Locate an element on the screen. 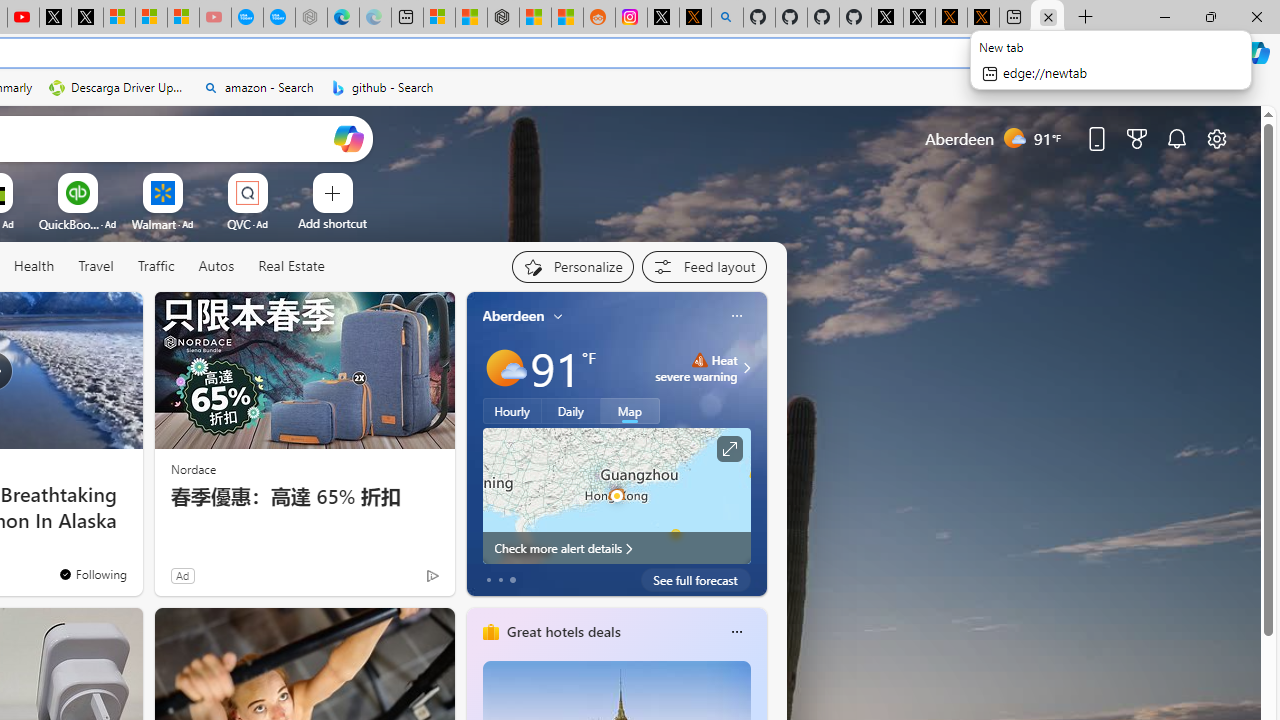  'Add a site' is located at coordinates (332, 223).